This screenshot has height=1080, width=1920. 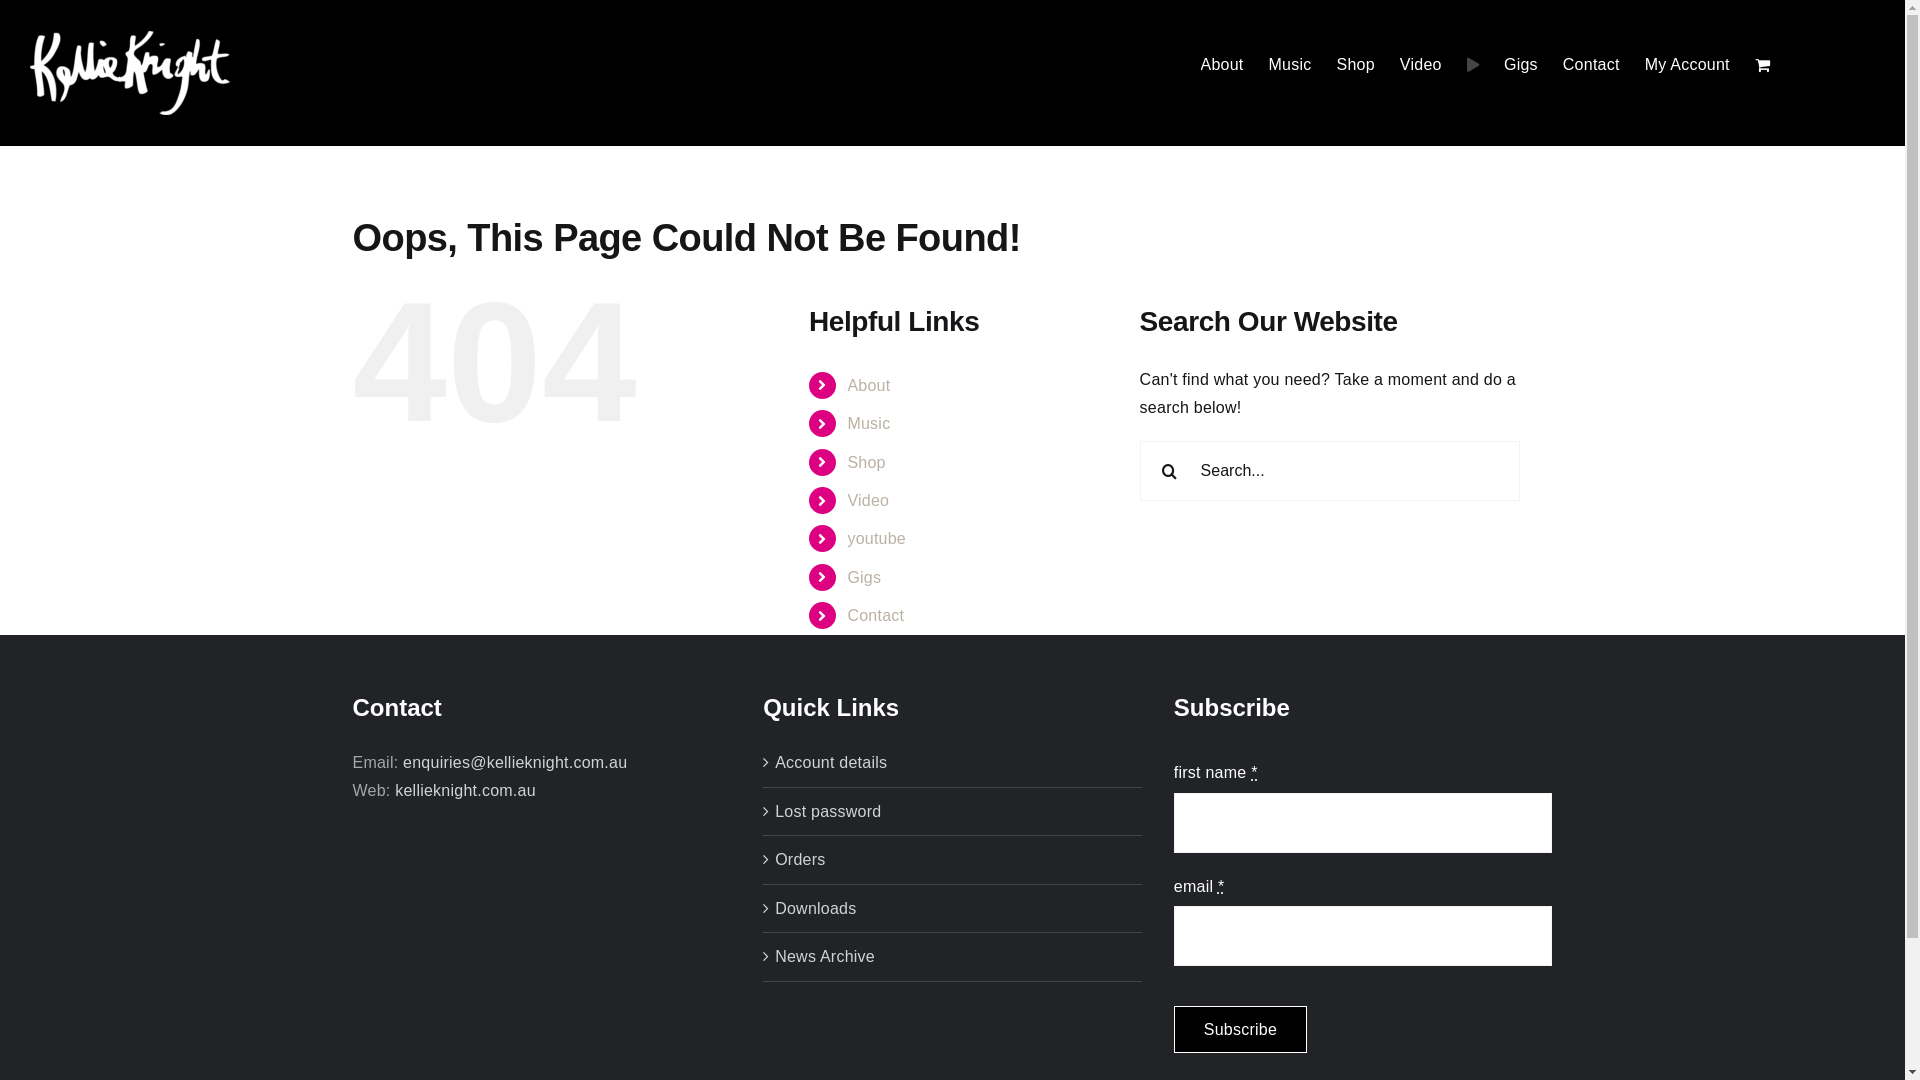 What do you see at coordinates (1221, 64) in the screenshot?
I see `'About'` at bounding box center [1221, 64].